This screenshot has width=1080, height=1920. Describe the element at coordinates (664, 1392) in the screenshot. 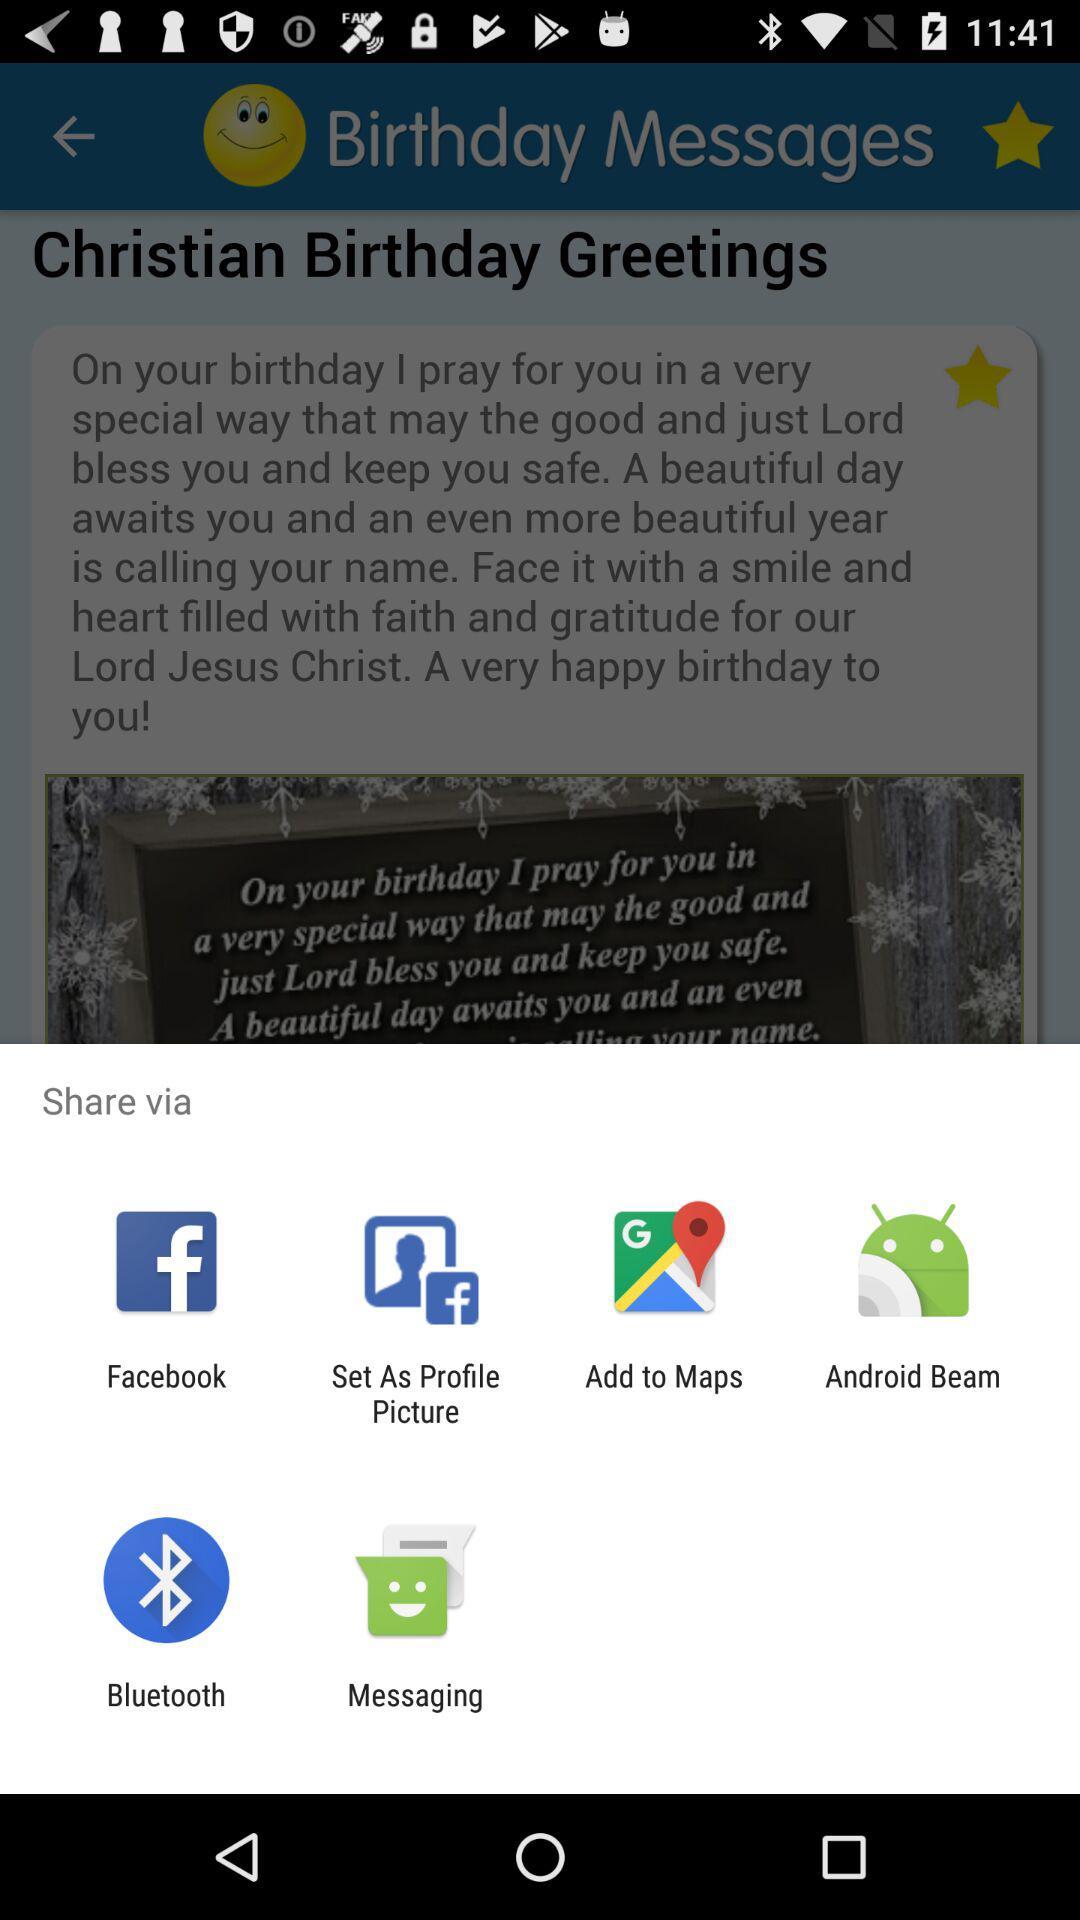

I see `the item to the left of the android beam` at that location.